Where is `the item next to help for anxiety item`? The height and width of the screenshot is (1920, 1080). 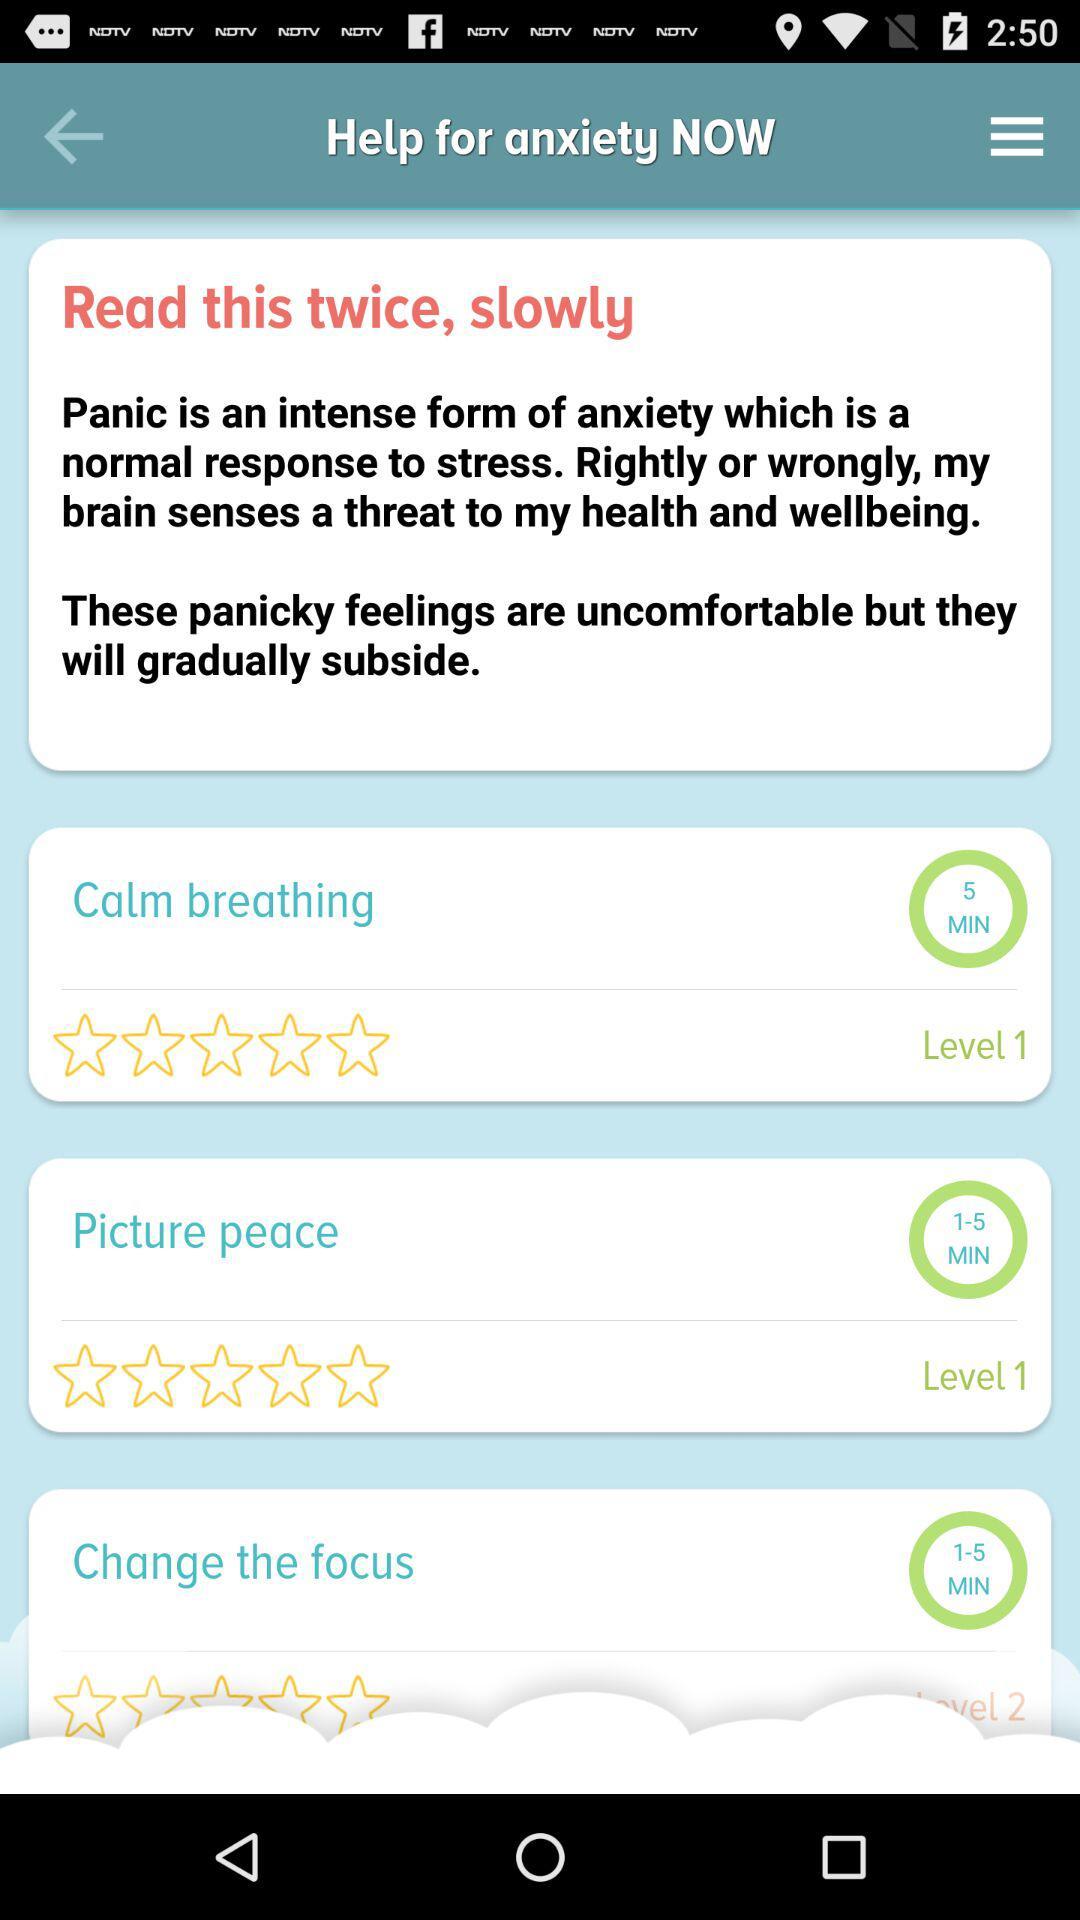 the item next to help for anxiety item is located at coordinates (72, 135).